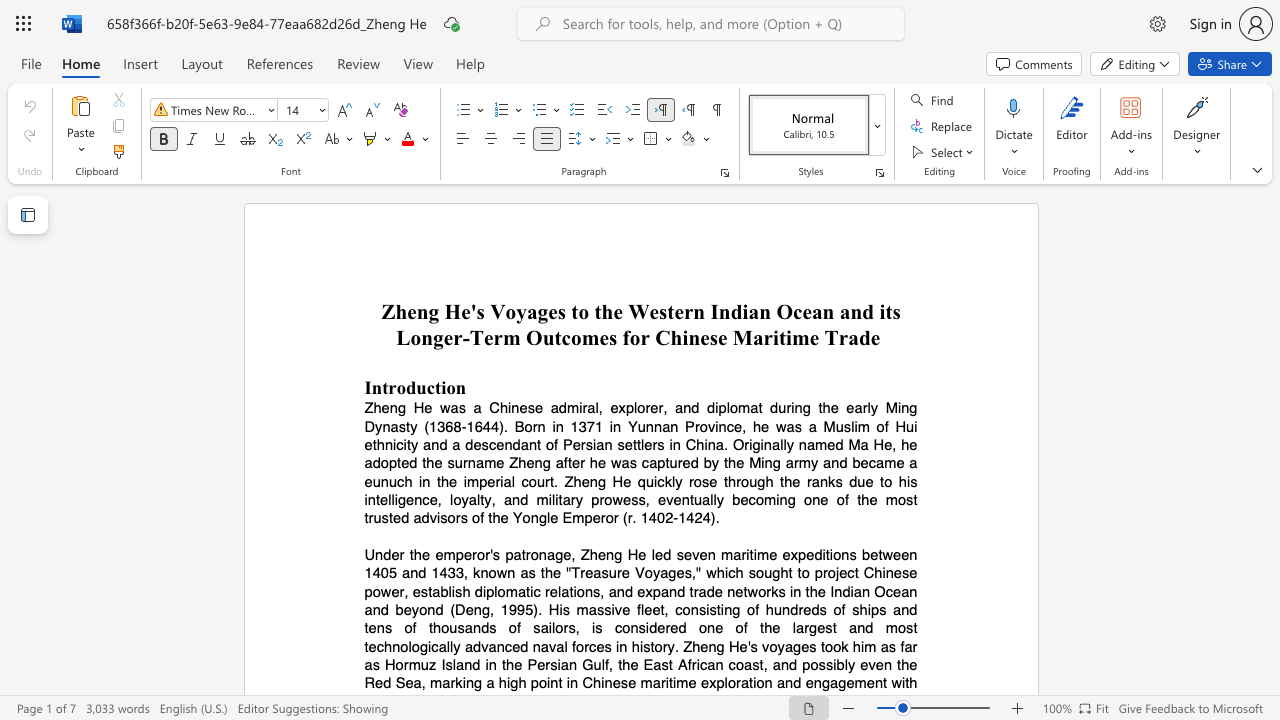 This screenshot has width=1280, height=720. Describe the element at coordinates (402, 609) in the screenshot. I see `the space between the continuous character "b" and "e" in the text` at that location.